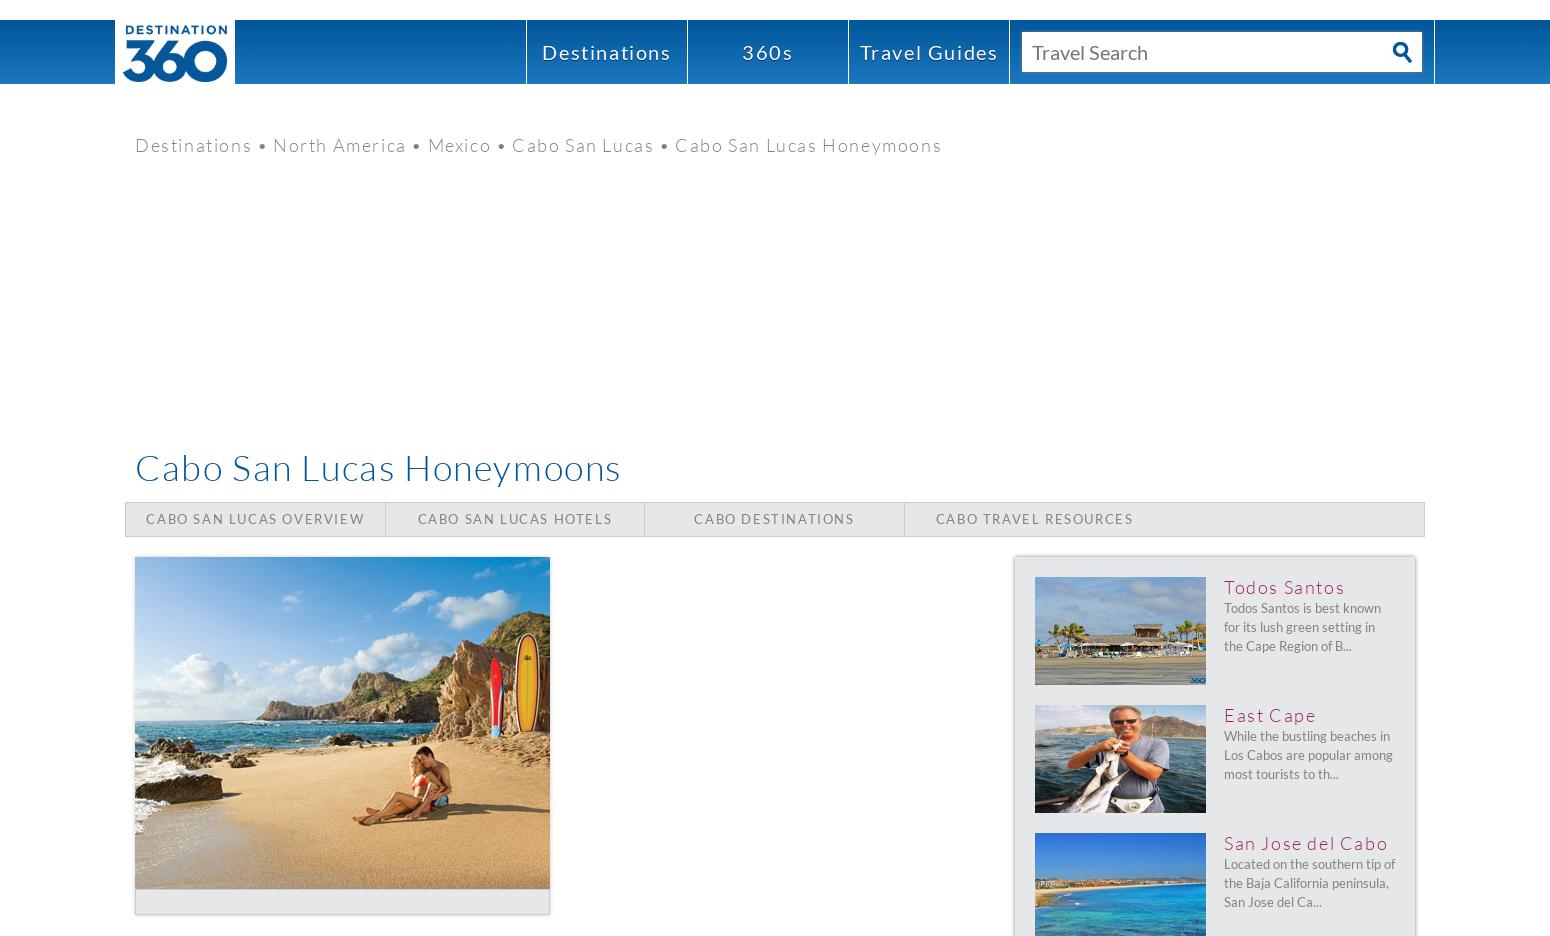 The image size is (1550, 936). I want to click on 'Guides', so click(927, 52).